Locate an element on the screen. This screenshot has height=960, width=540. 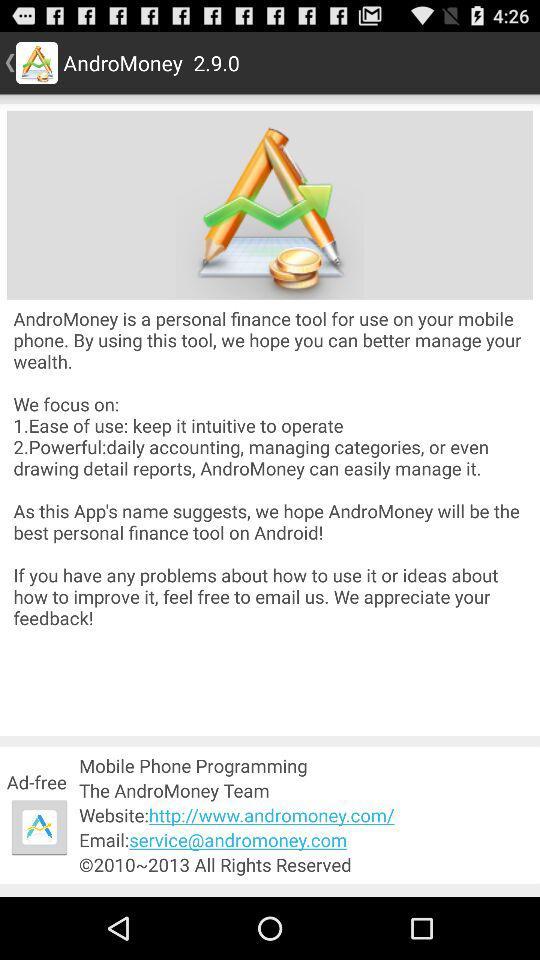
the icon bottom left corner is located at coordinates (39, 827).